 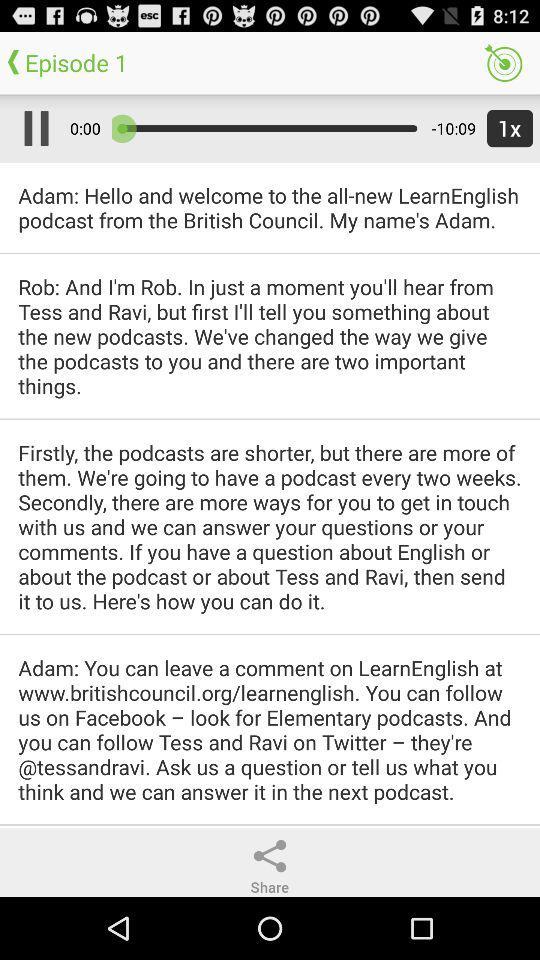 What do you see at coordinates (31, 127) in the screenshot?
I see `pause` at bounding box center [31, 127].